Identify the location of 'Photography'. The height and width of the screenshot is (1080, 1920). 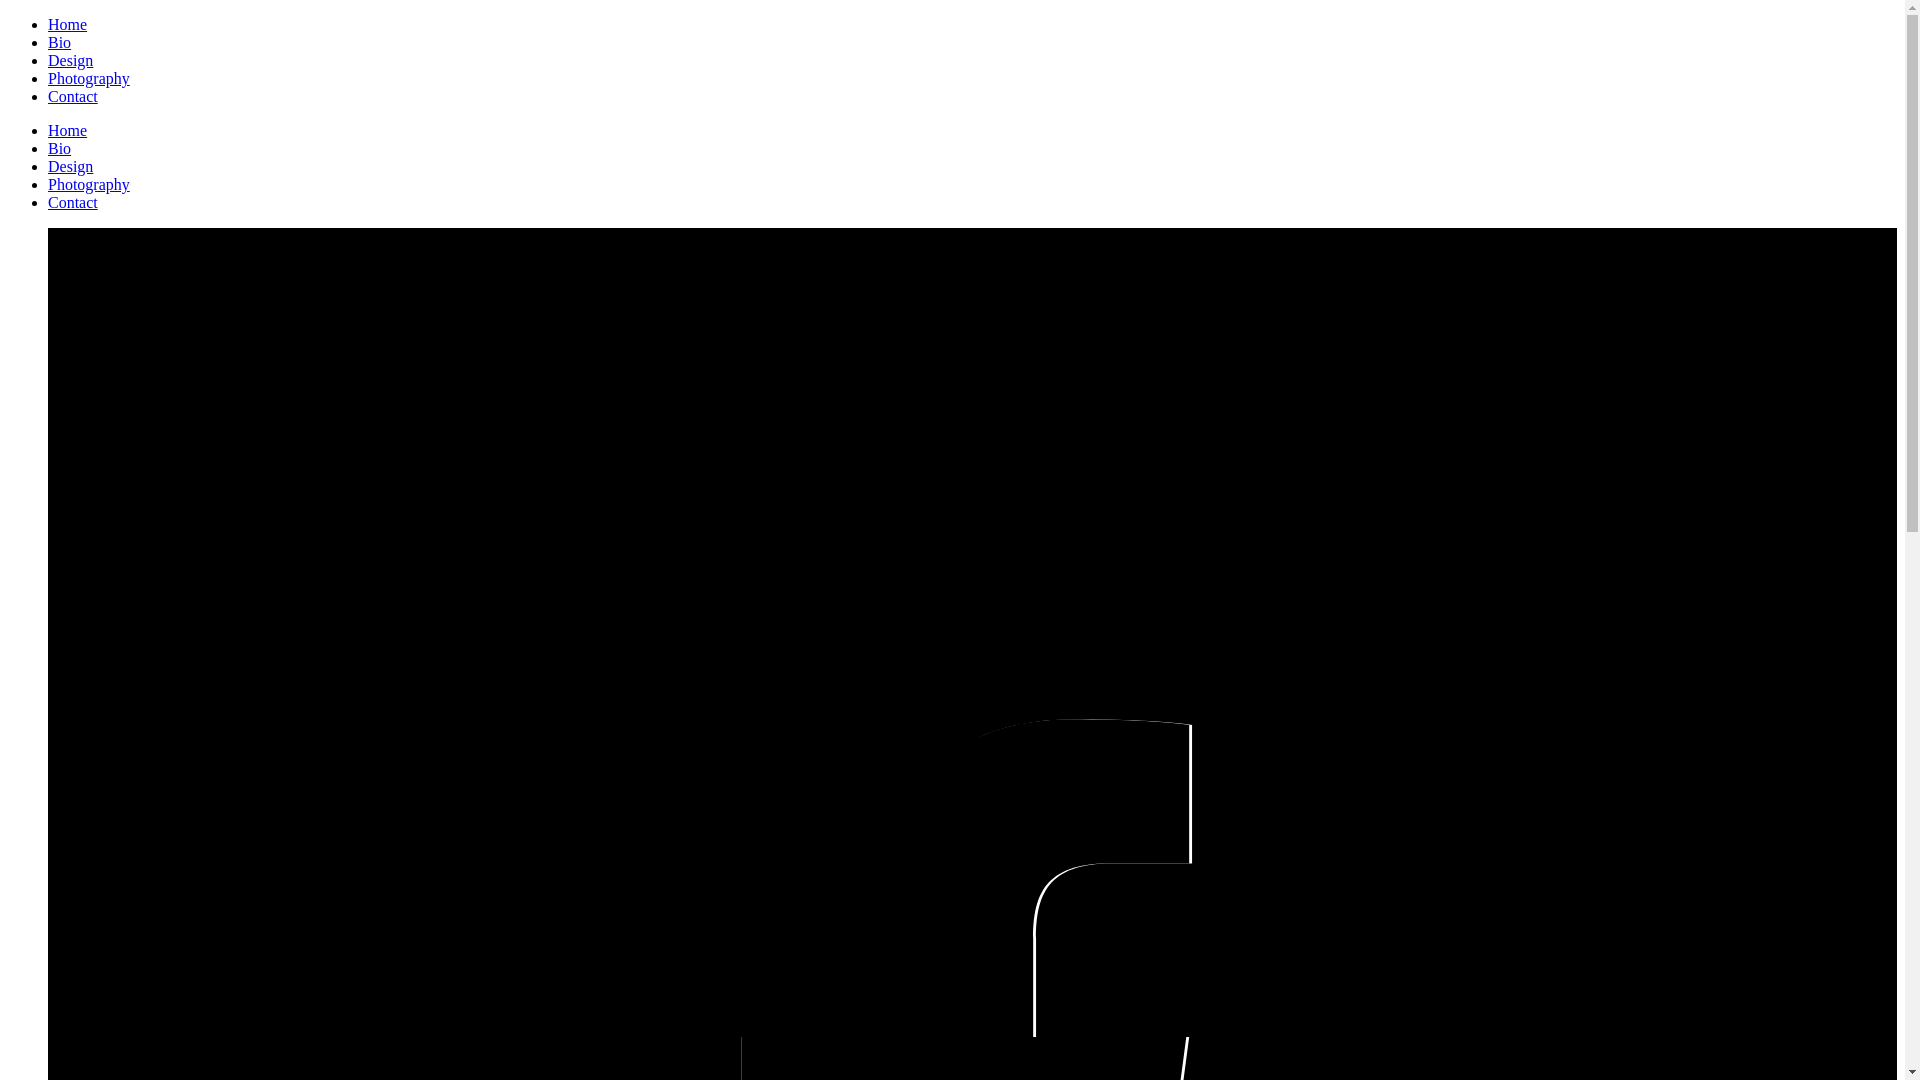
(88, 77).